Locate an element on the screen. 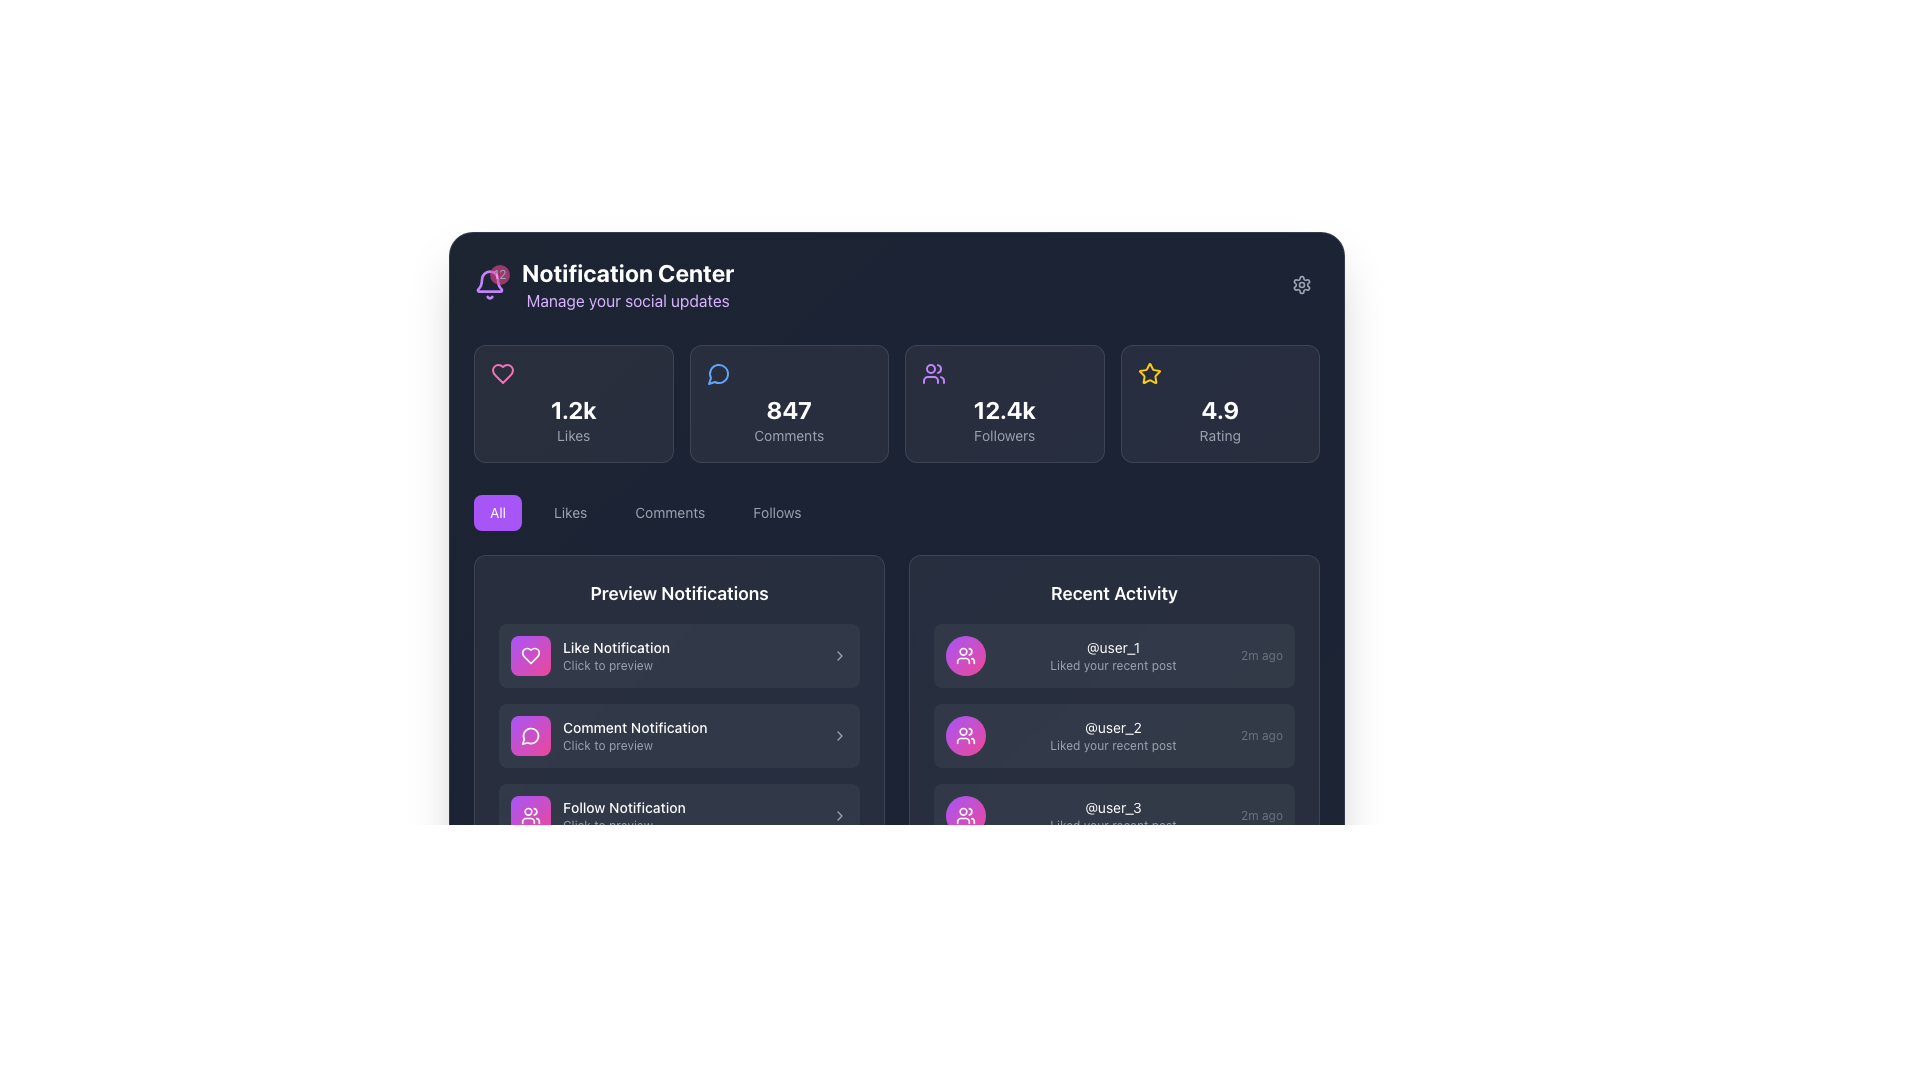 This screenshot has width=1920, height=1080. the 'Preview Notifications' text label, which is styled in a large, bold, and white font, serving as a header above the list of notifications is located at coordinates (679, 593).